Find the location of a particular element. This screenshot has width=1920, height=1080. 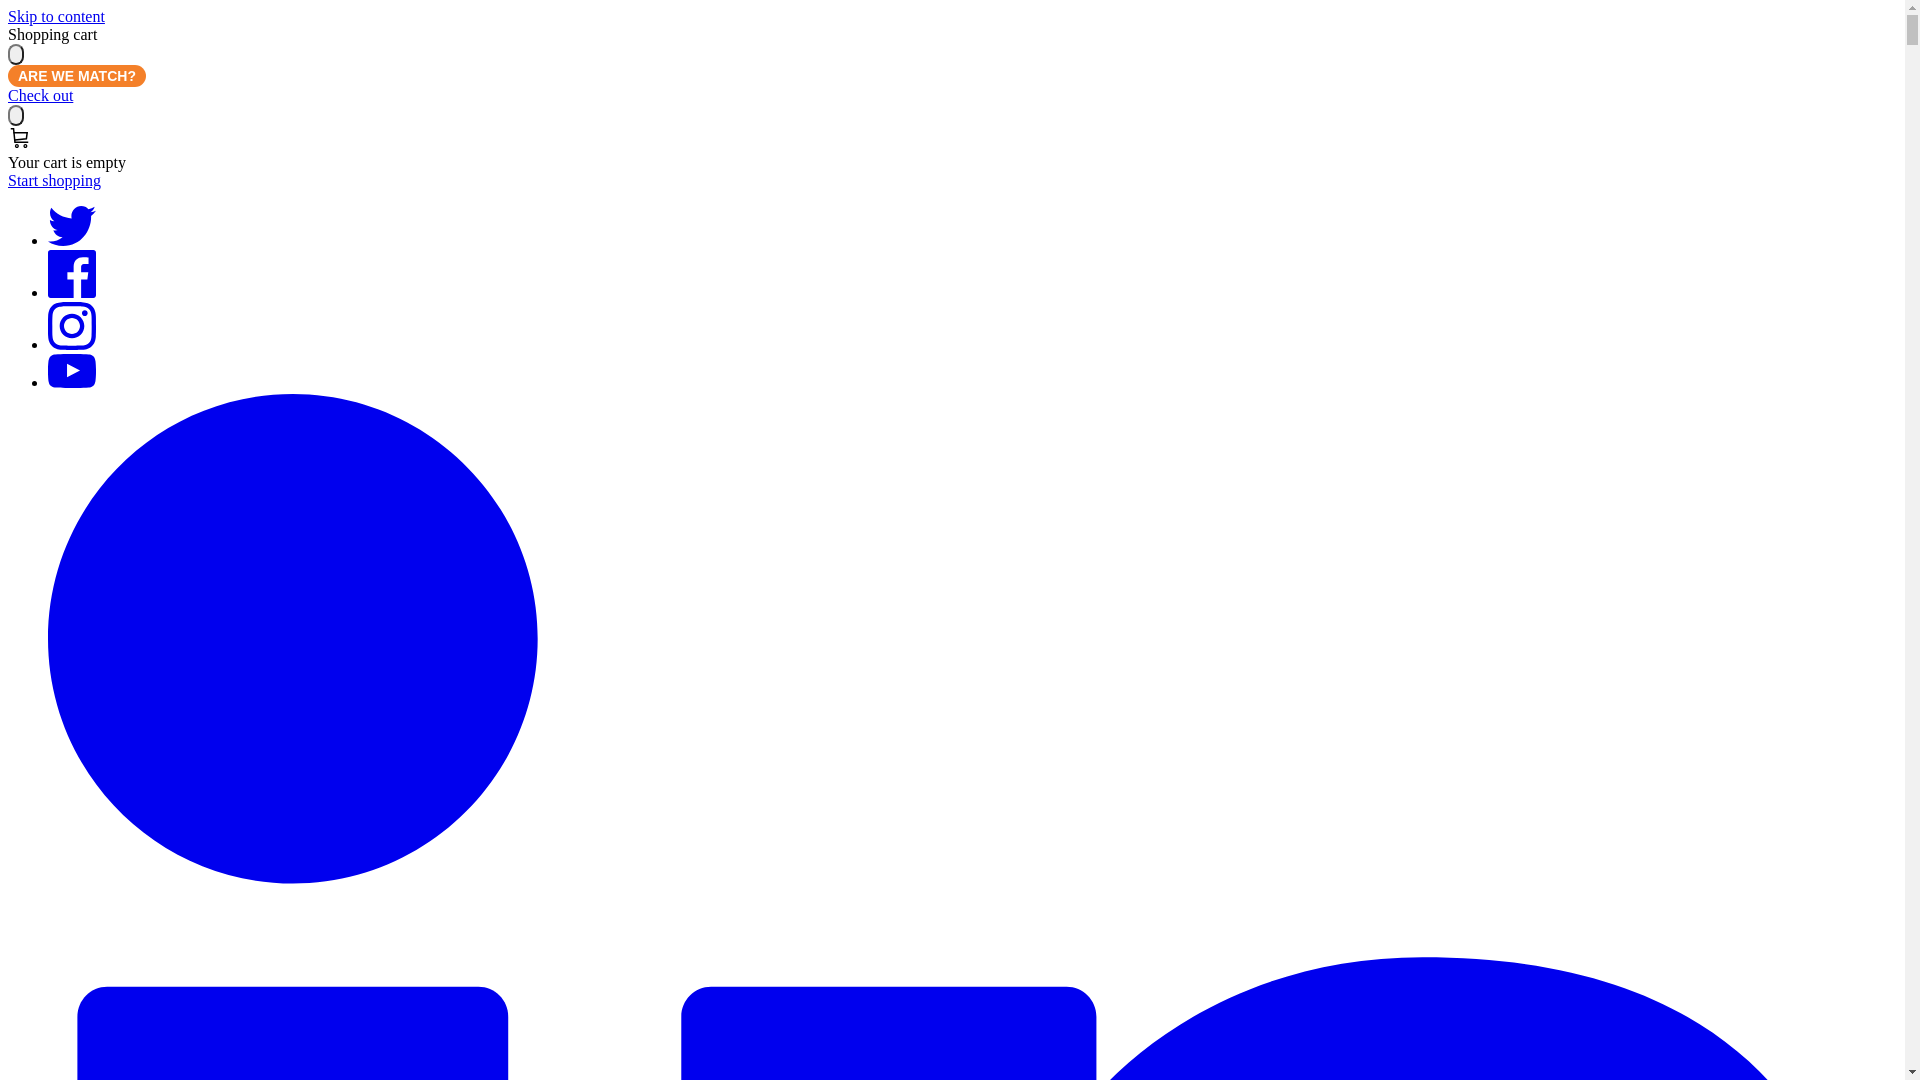

'Facebook' is located at coordinates (72, 292).